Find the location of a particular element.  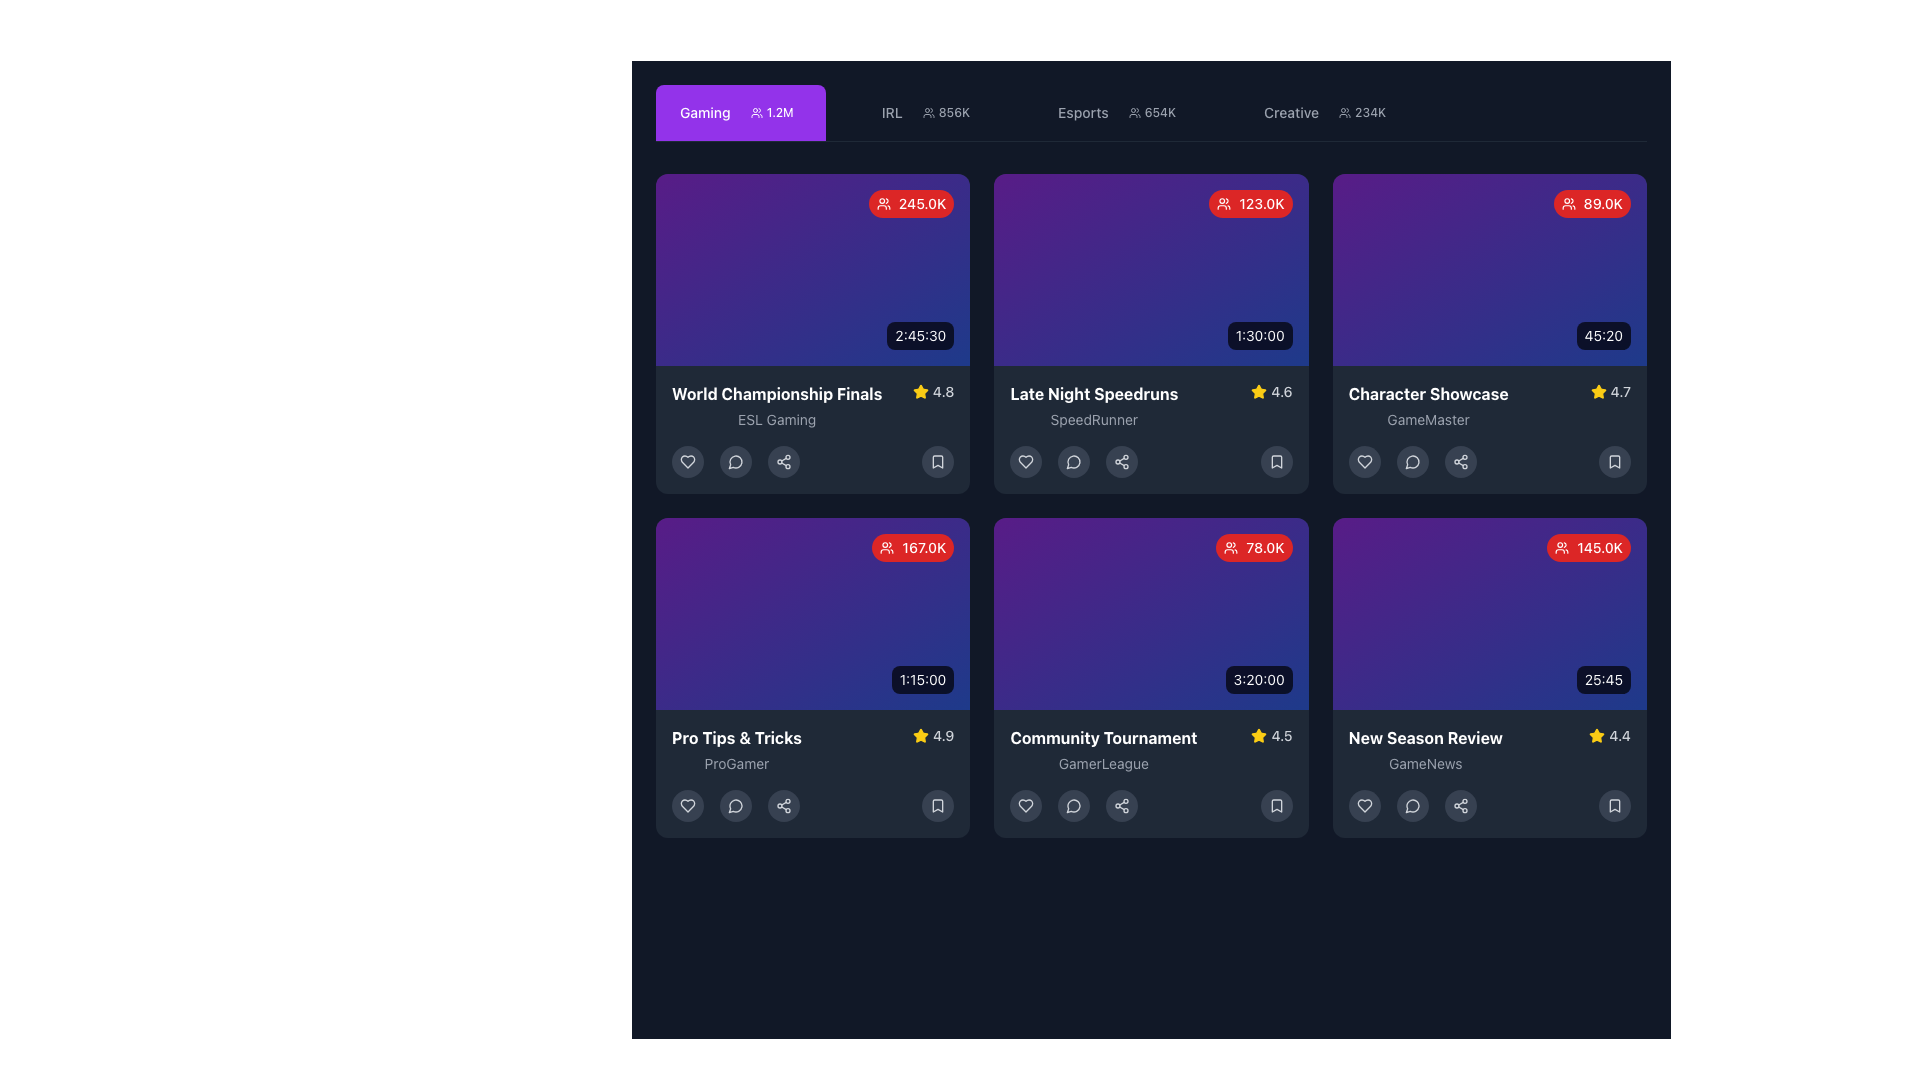

the circular button with a dark gray background and a share symbol icon located in the 'Character Showcase' card is located at coordinates (1460, 462).